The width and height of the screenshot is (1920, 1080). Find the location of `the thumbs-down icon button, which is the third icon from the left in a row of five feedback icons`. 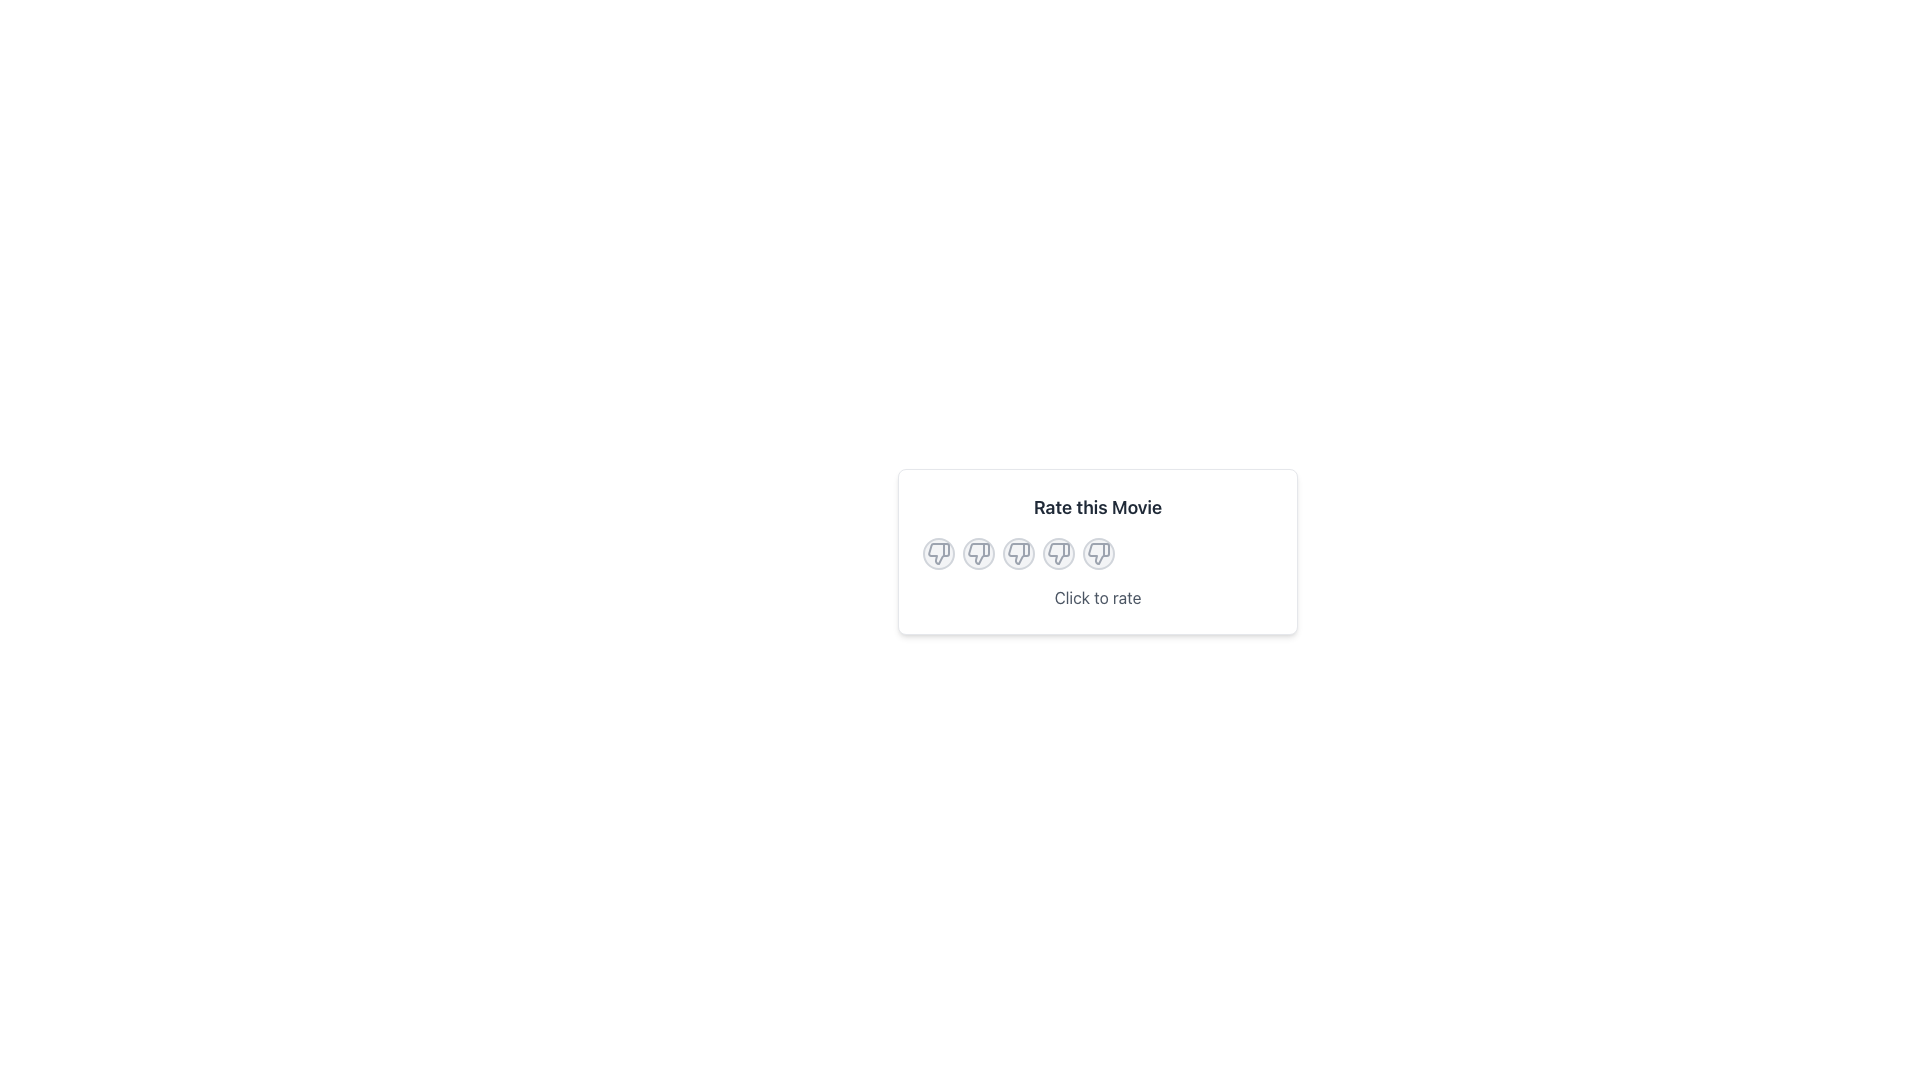

the thumbs-down icon button, which is the third icon from the left in a row of five feedback icons is located at coordinates (1018, 554).